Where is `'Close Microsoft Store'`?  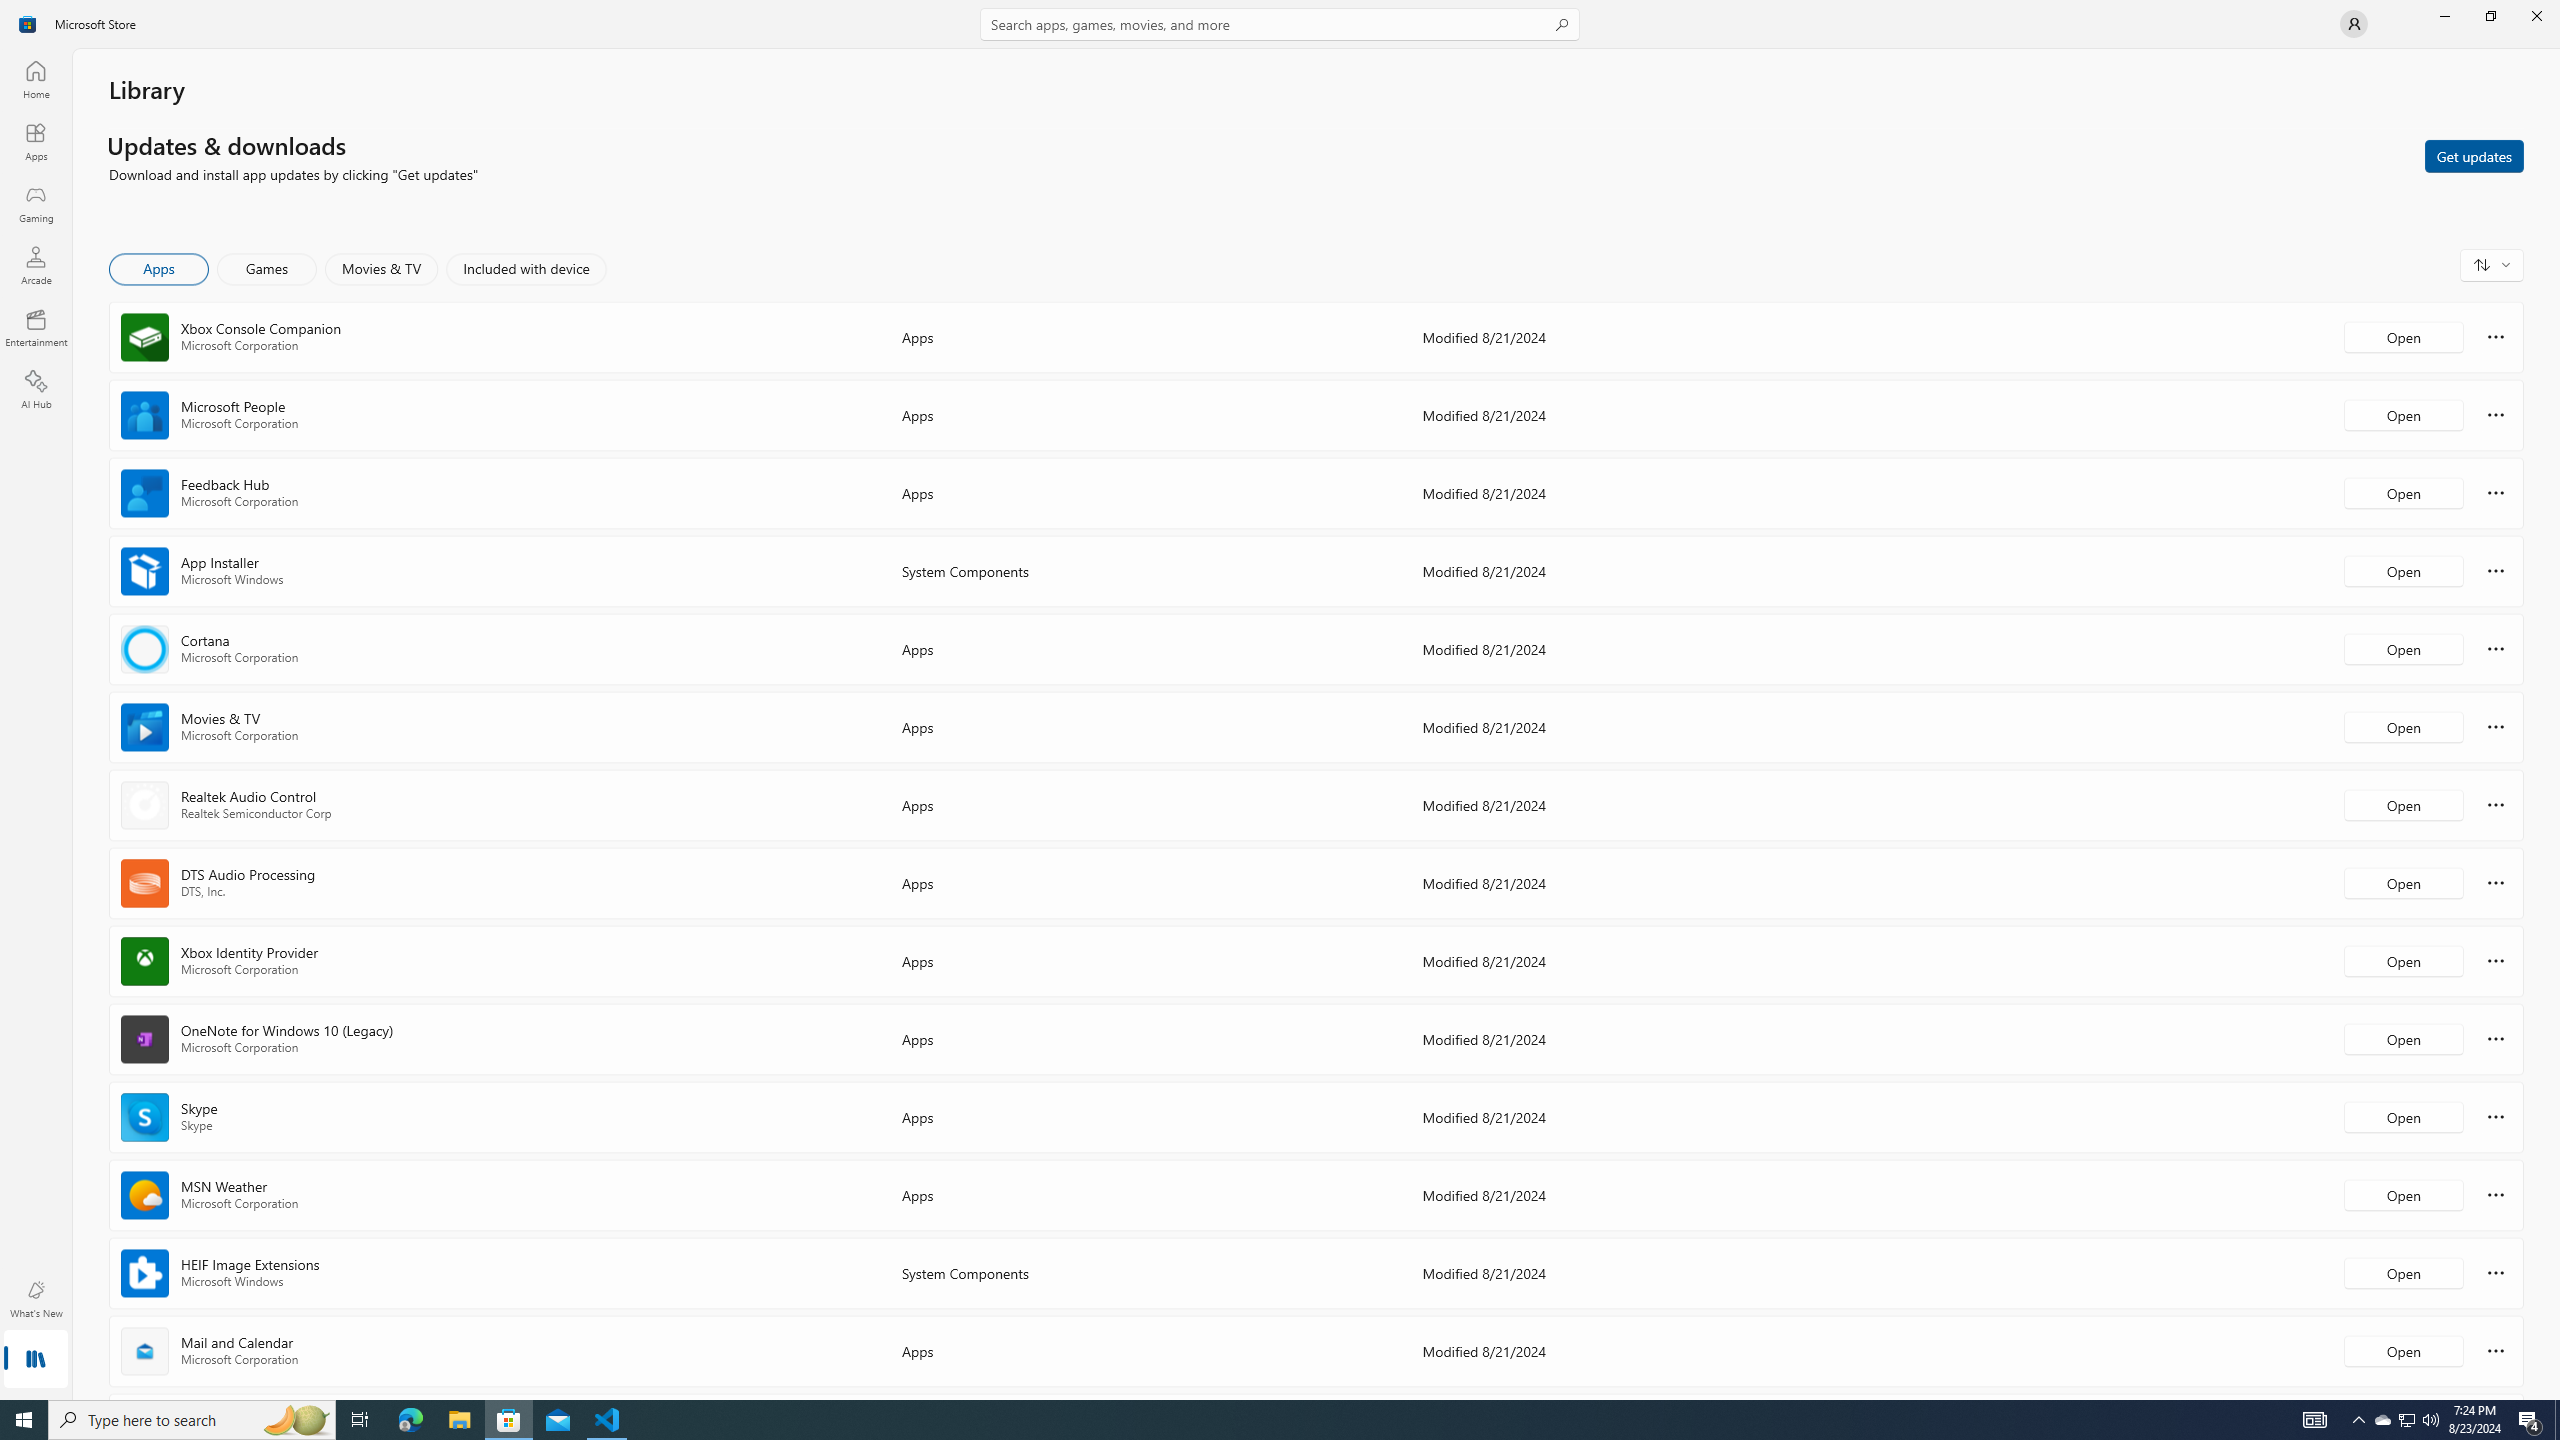 'Close Microsoft Store' is located at coordinates (2535, 15).